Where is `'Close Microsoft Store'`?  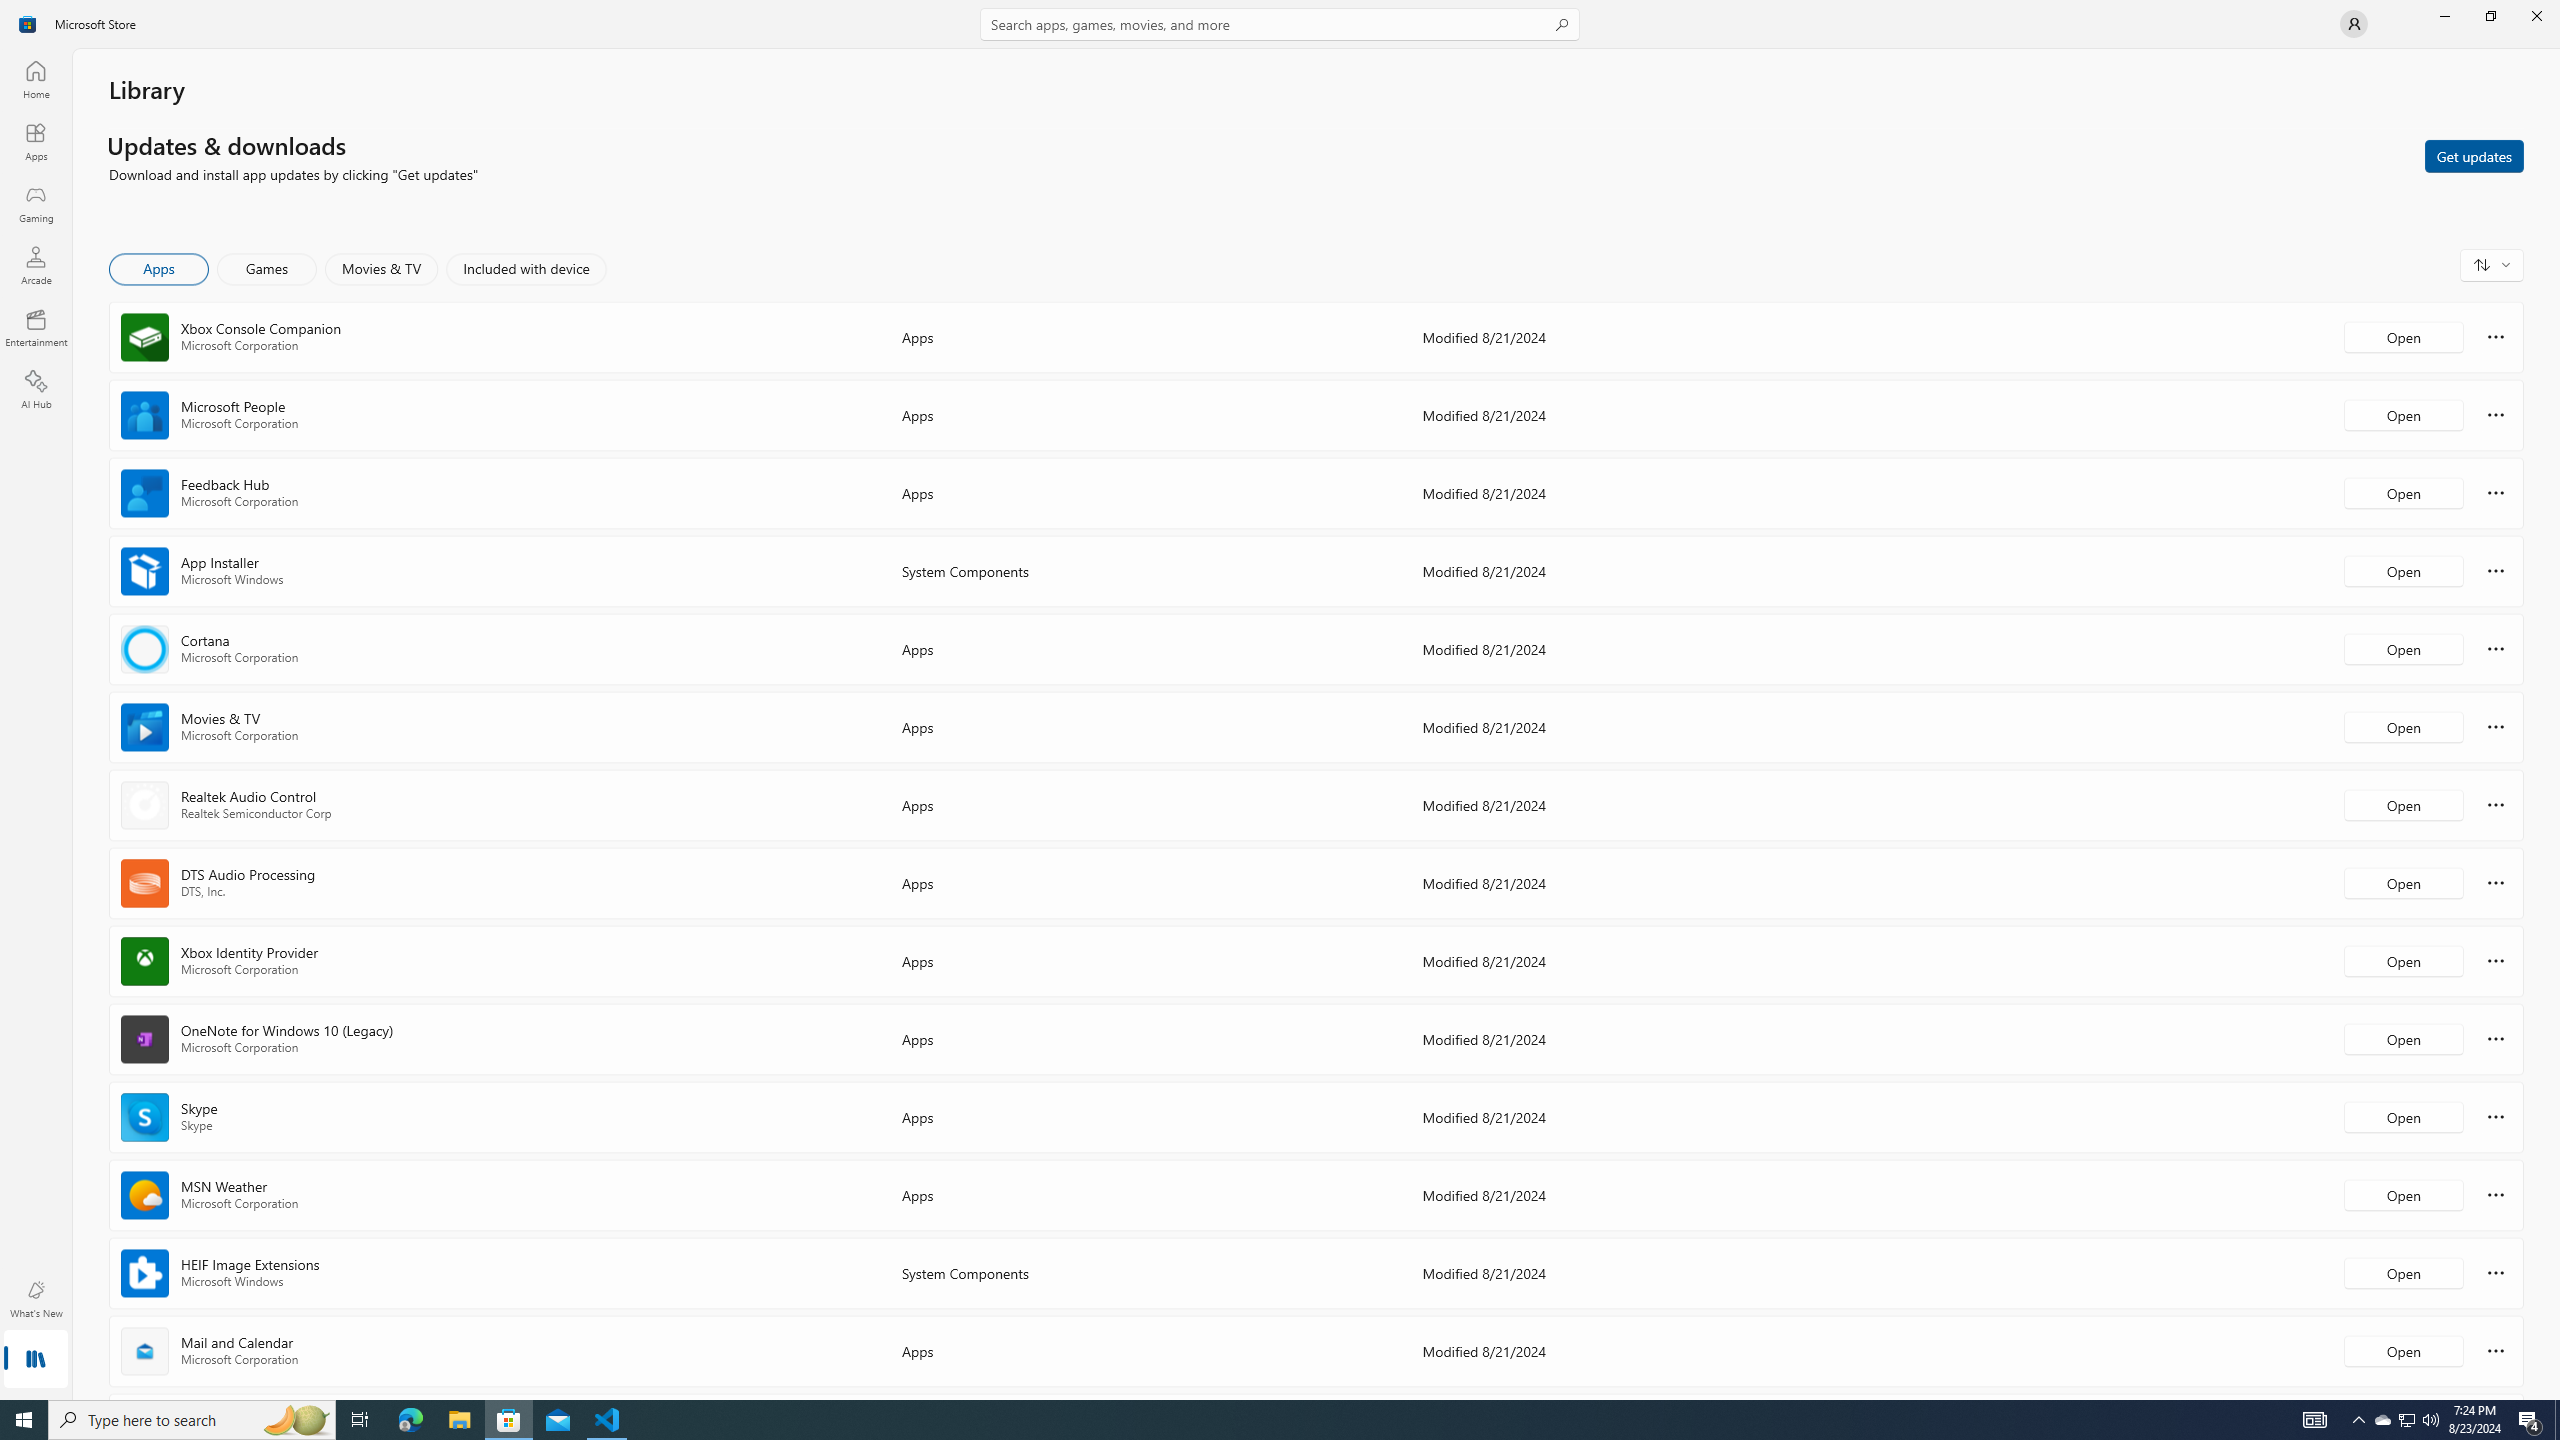 'Close Microsoft Store' is located at coordinates (2535, 15).